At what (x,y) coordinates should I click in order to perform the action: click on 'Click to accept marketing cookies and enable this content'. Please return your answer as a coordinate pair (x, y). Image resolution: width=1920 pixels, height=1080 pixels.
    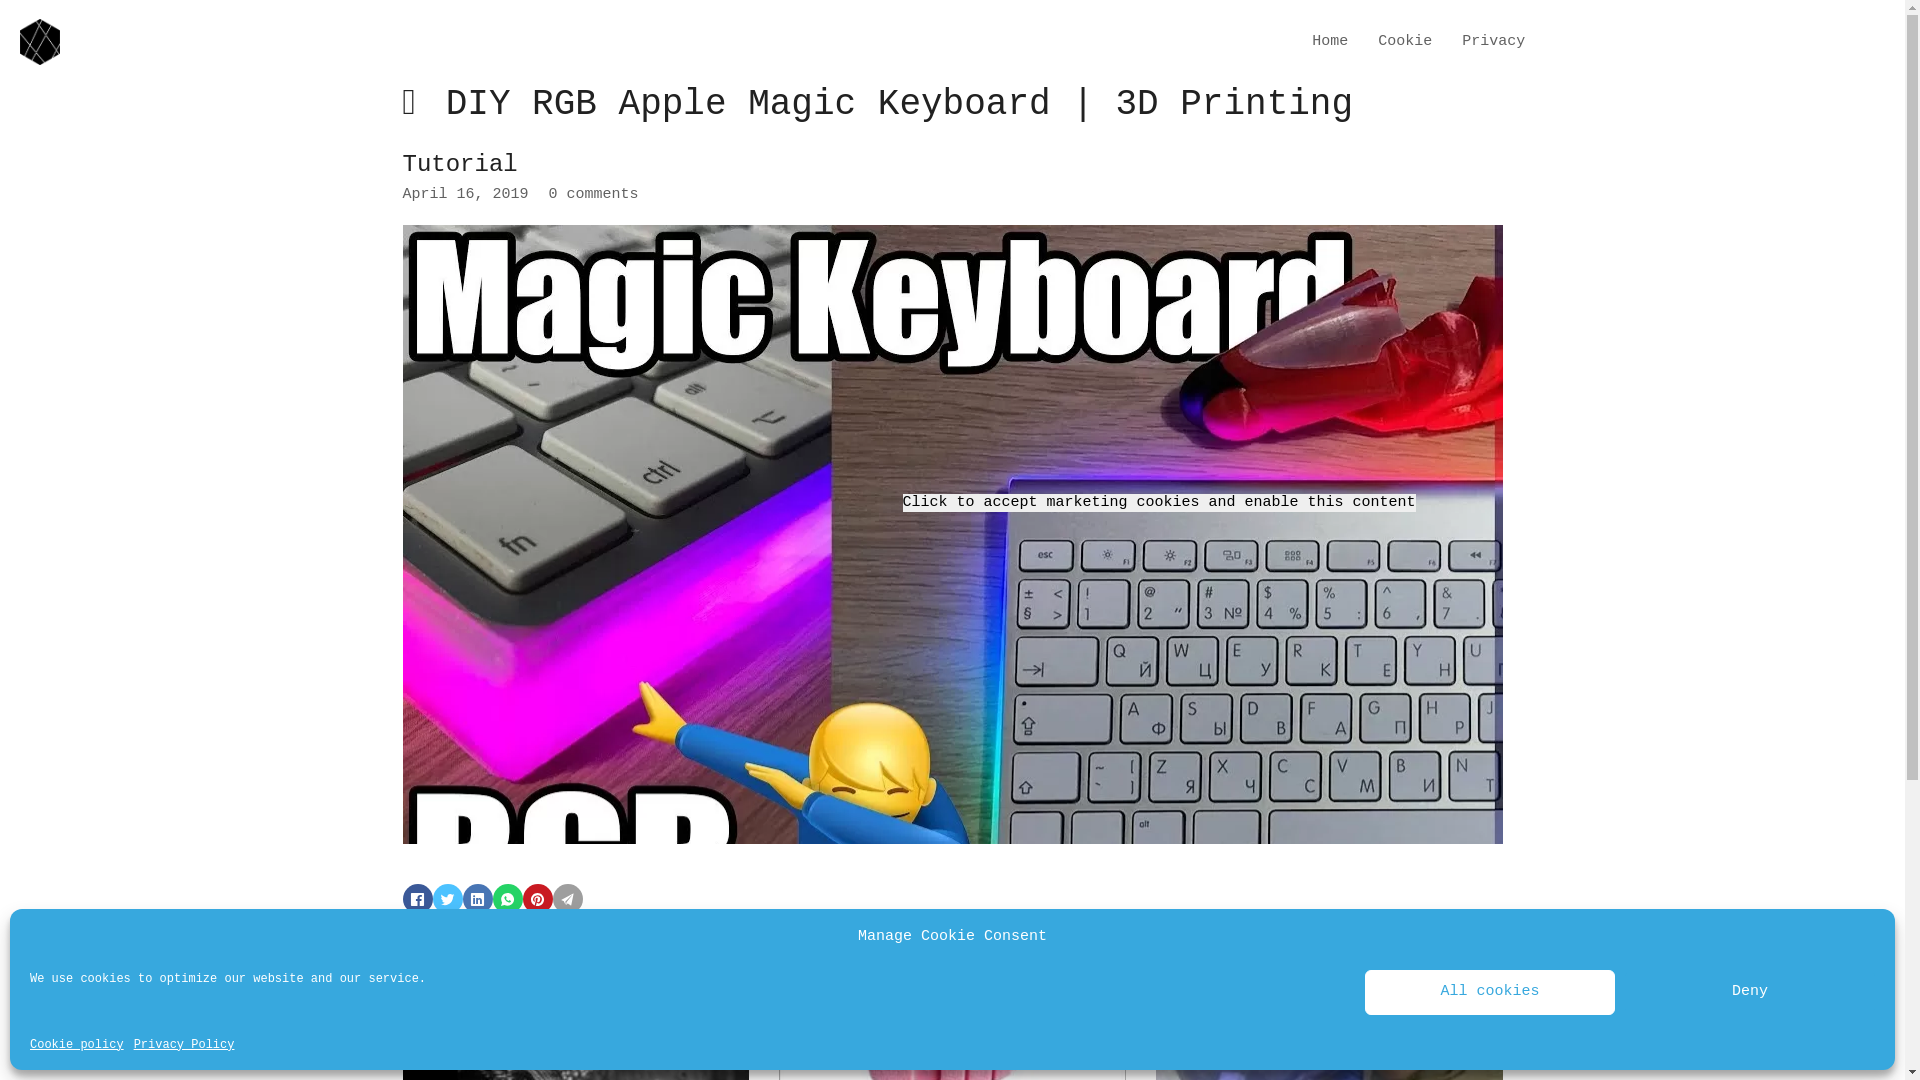
    Looking at the image, I should click on (1158, 501).